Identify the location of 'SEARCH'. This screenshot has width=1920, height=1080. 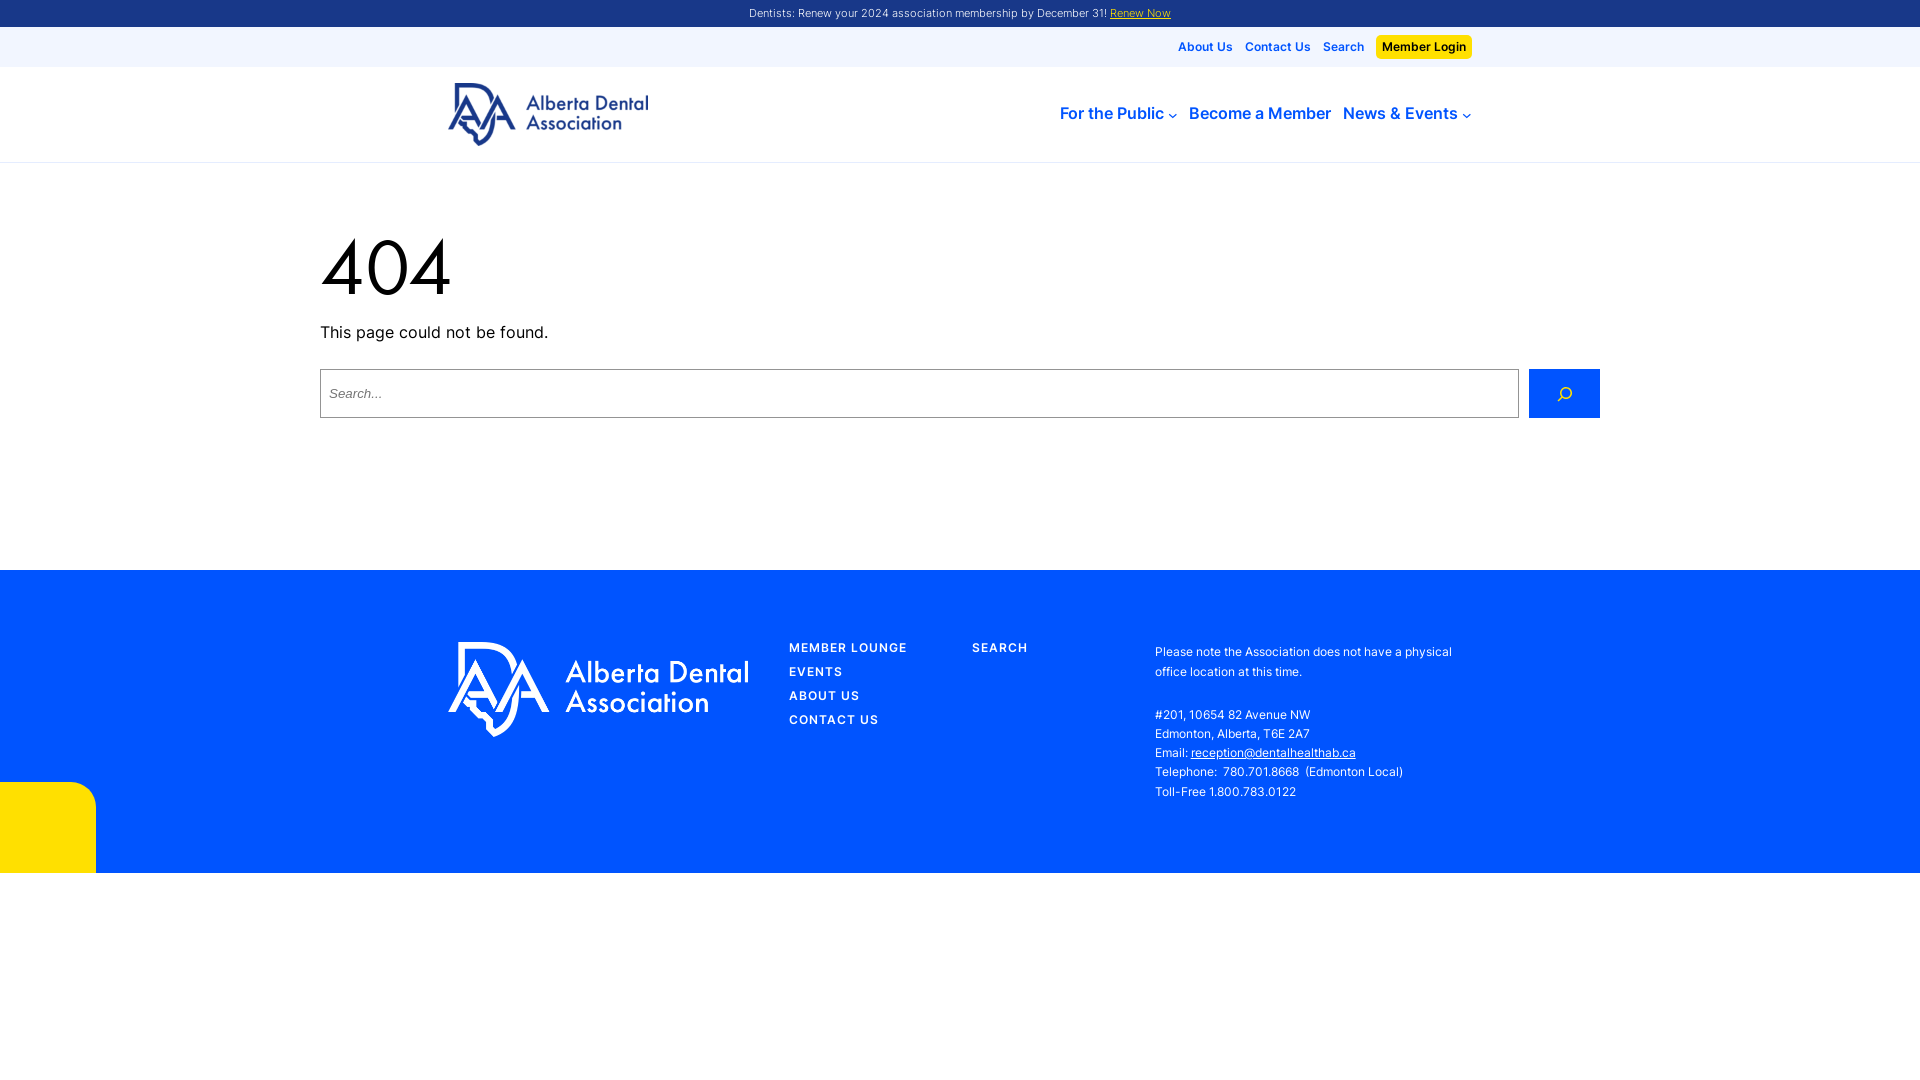
(999, 648).